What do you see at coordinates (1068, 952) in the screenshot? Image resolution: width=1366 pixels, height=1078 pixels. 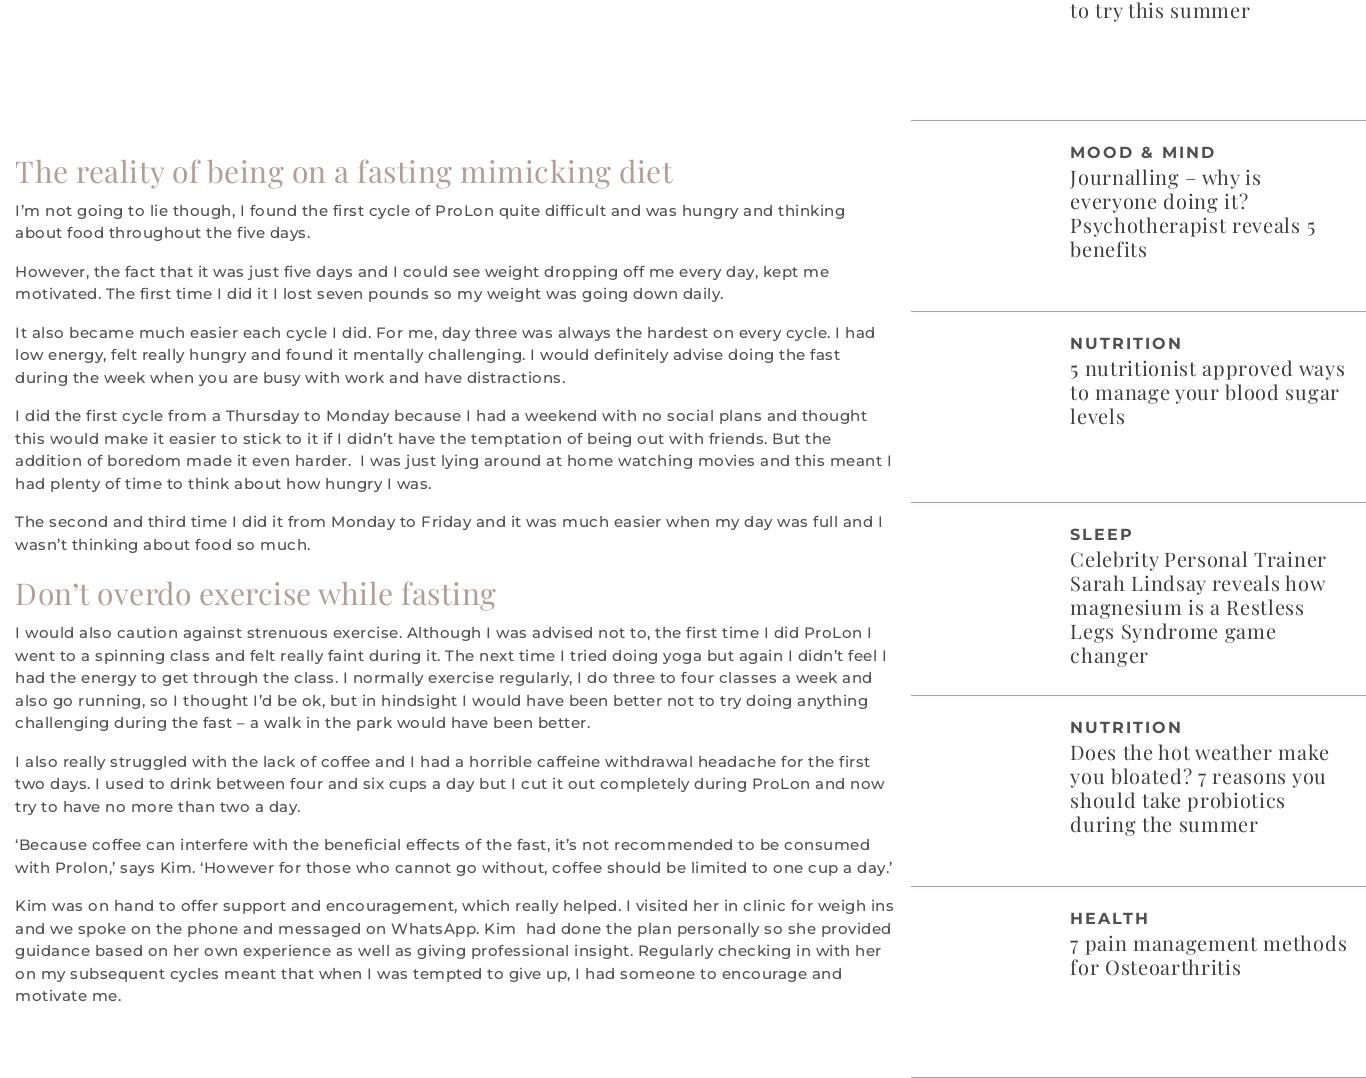 I see `'7 pain management methods for Osteoarthritis'` at bounding box center [1068, 952].